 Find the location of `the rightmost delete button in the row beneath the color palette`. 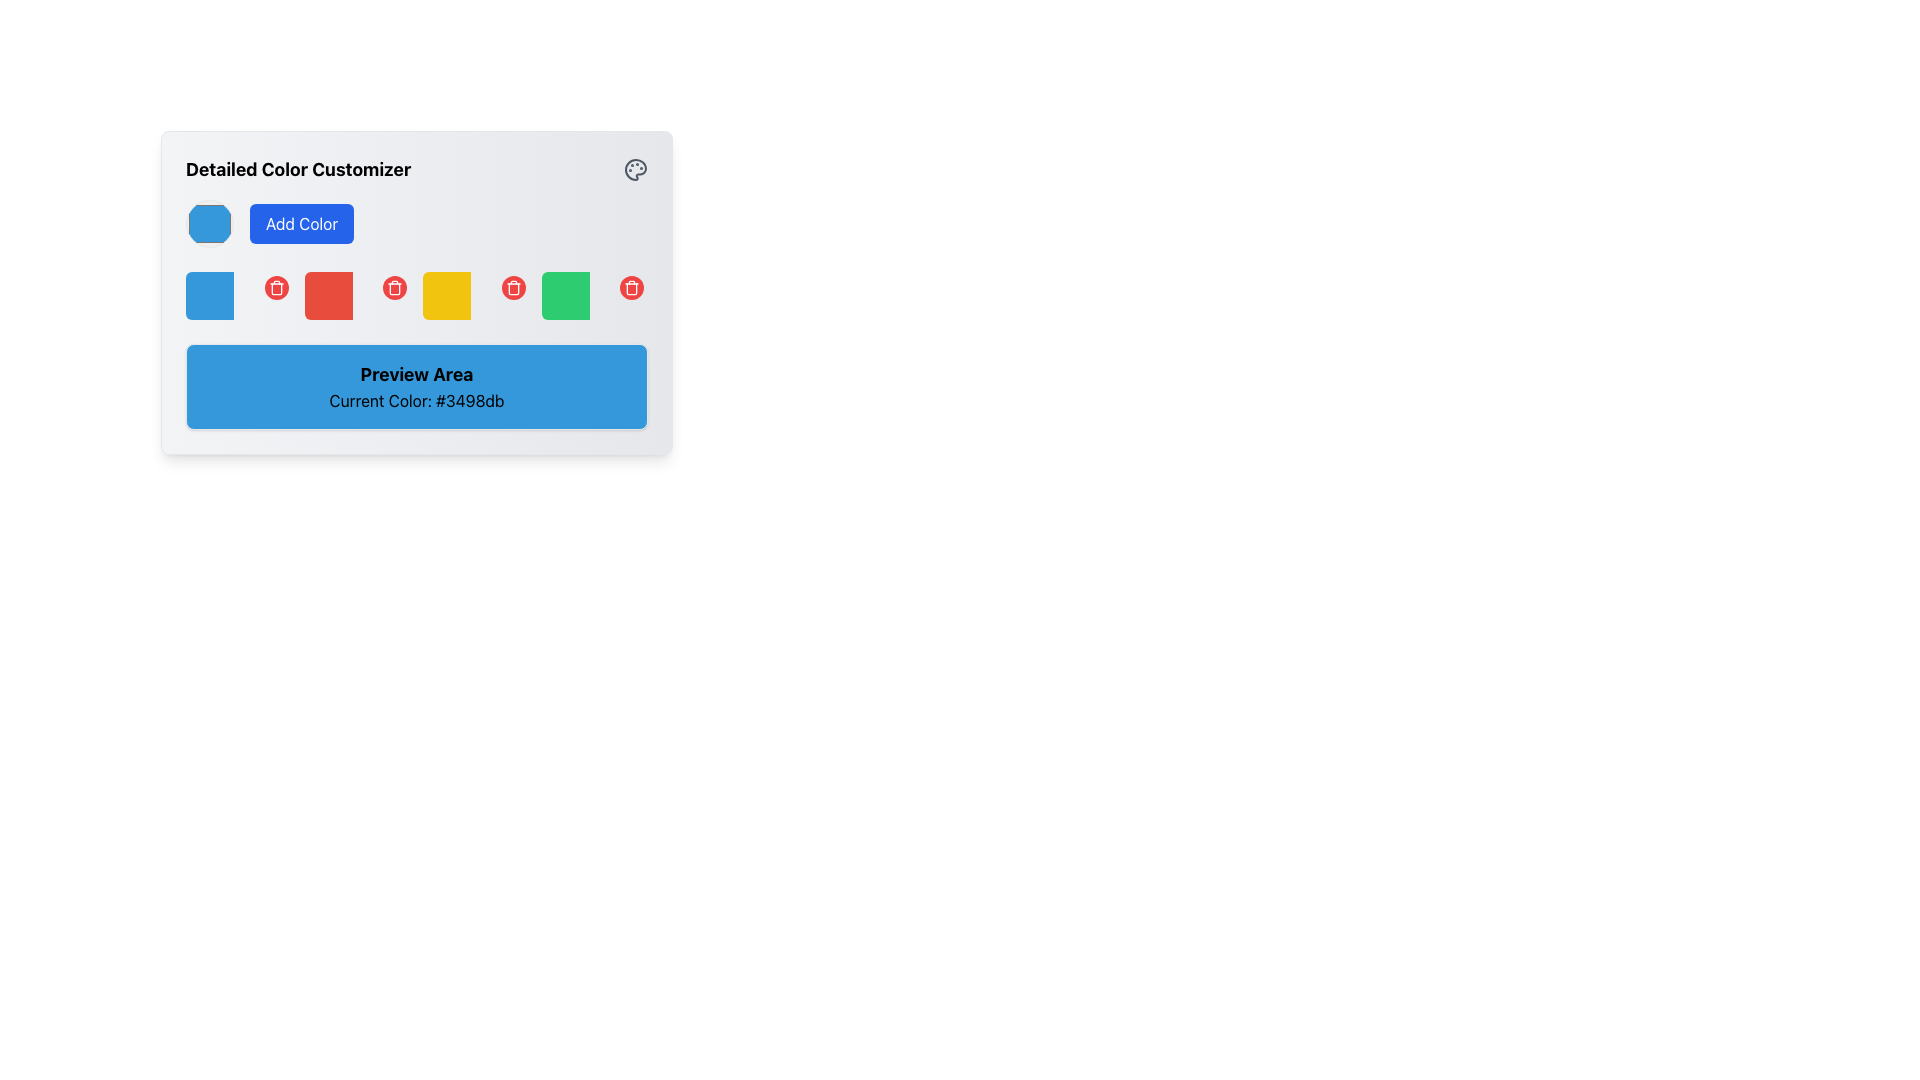

the rightmost delete button in the row beneath the color palette is located at coordinates (631, 288).